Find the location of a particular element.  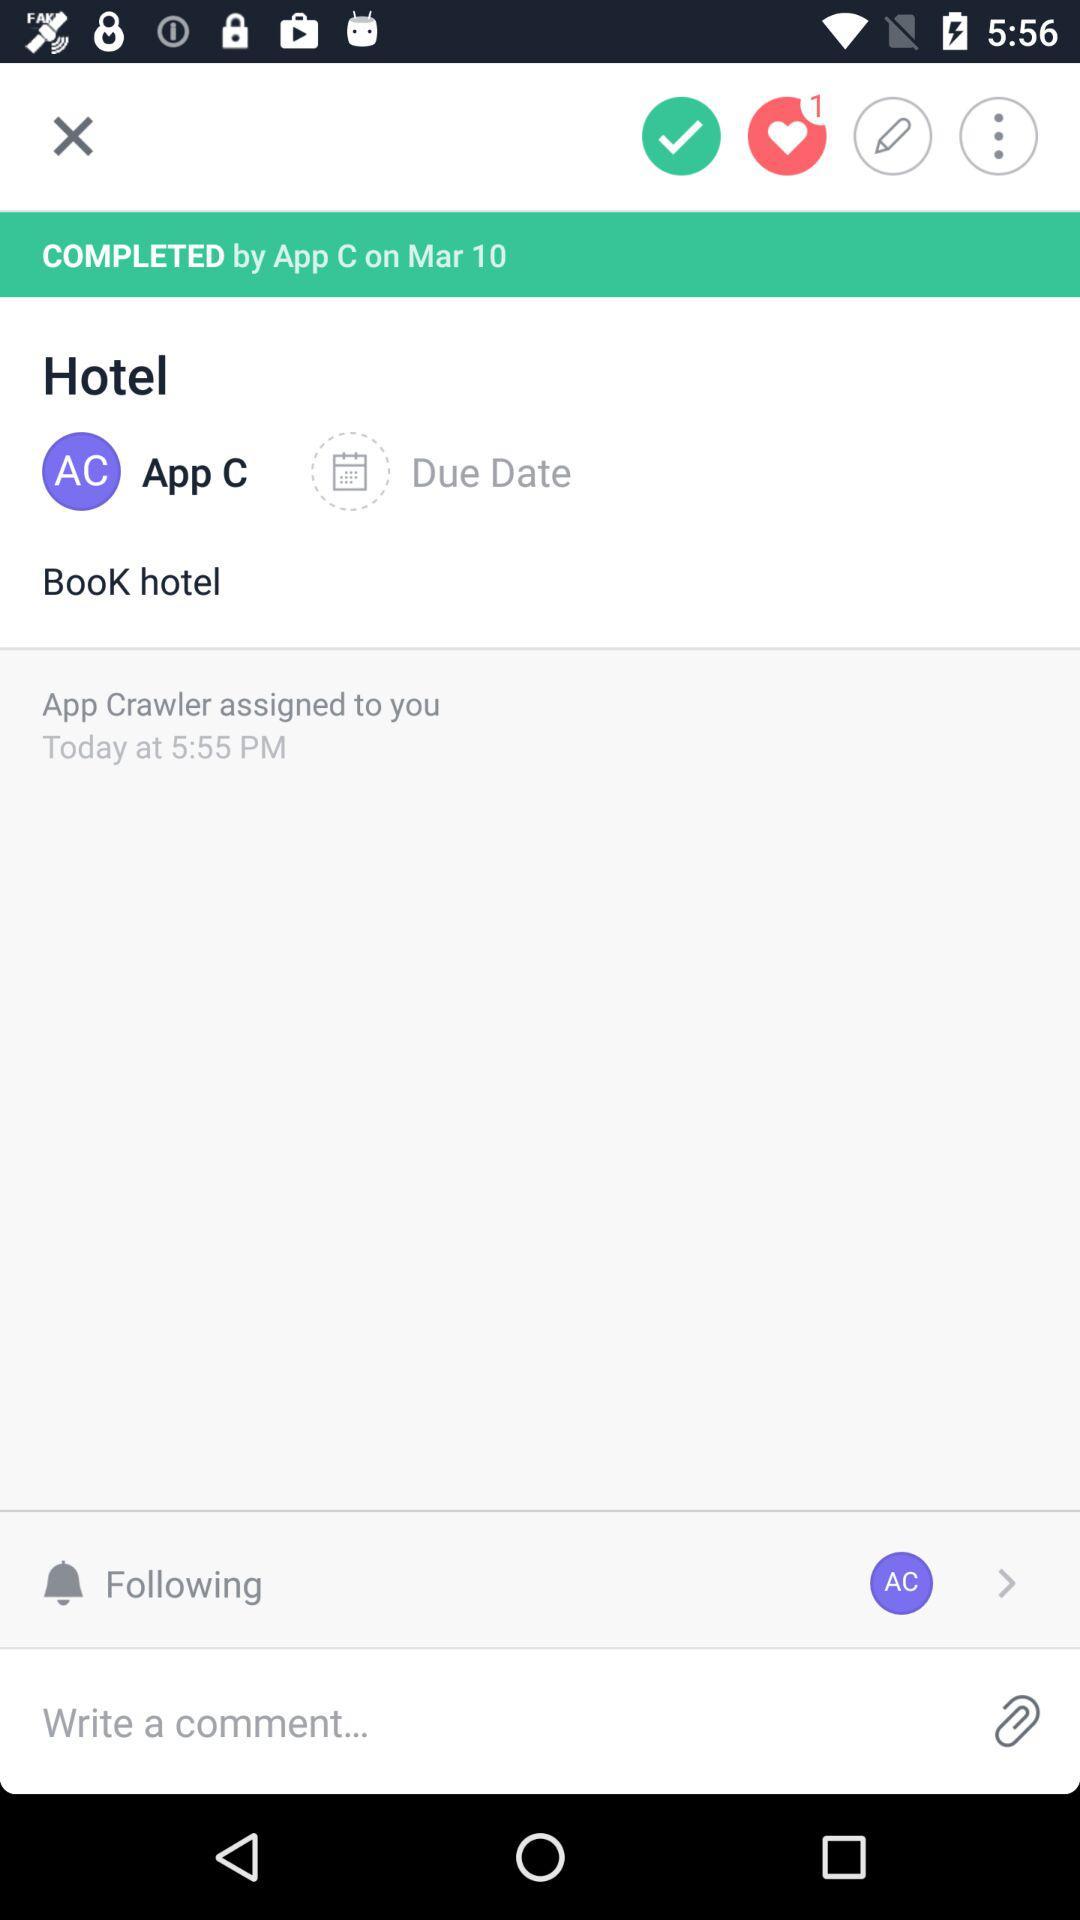

the book hotel is located at coordinates (540, 600).